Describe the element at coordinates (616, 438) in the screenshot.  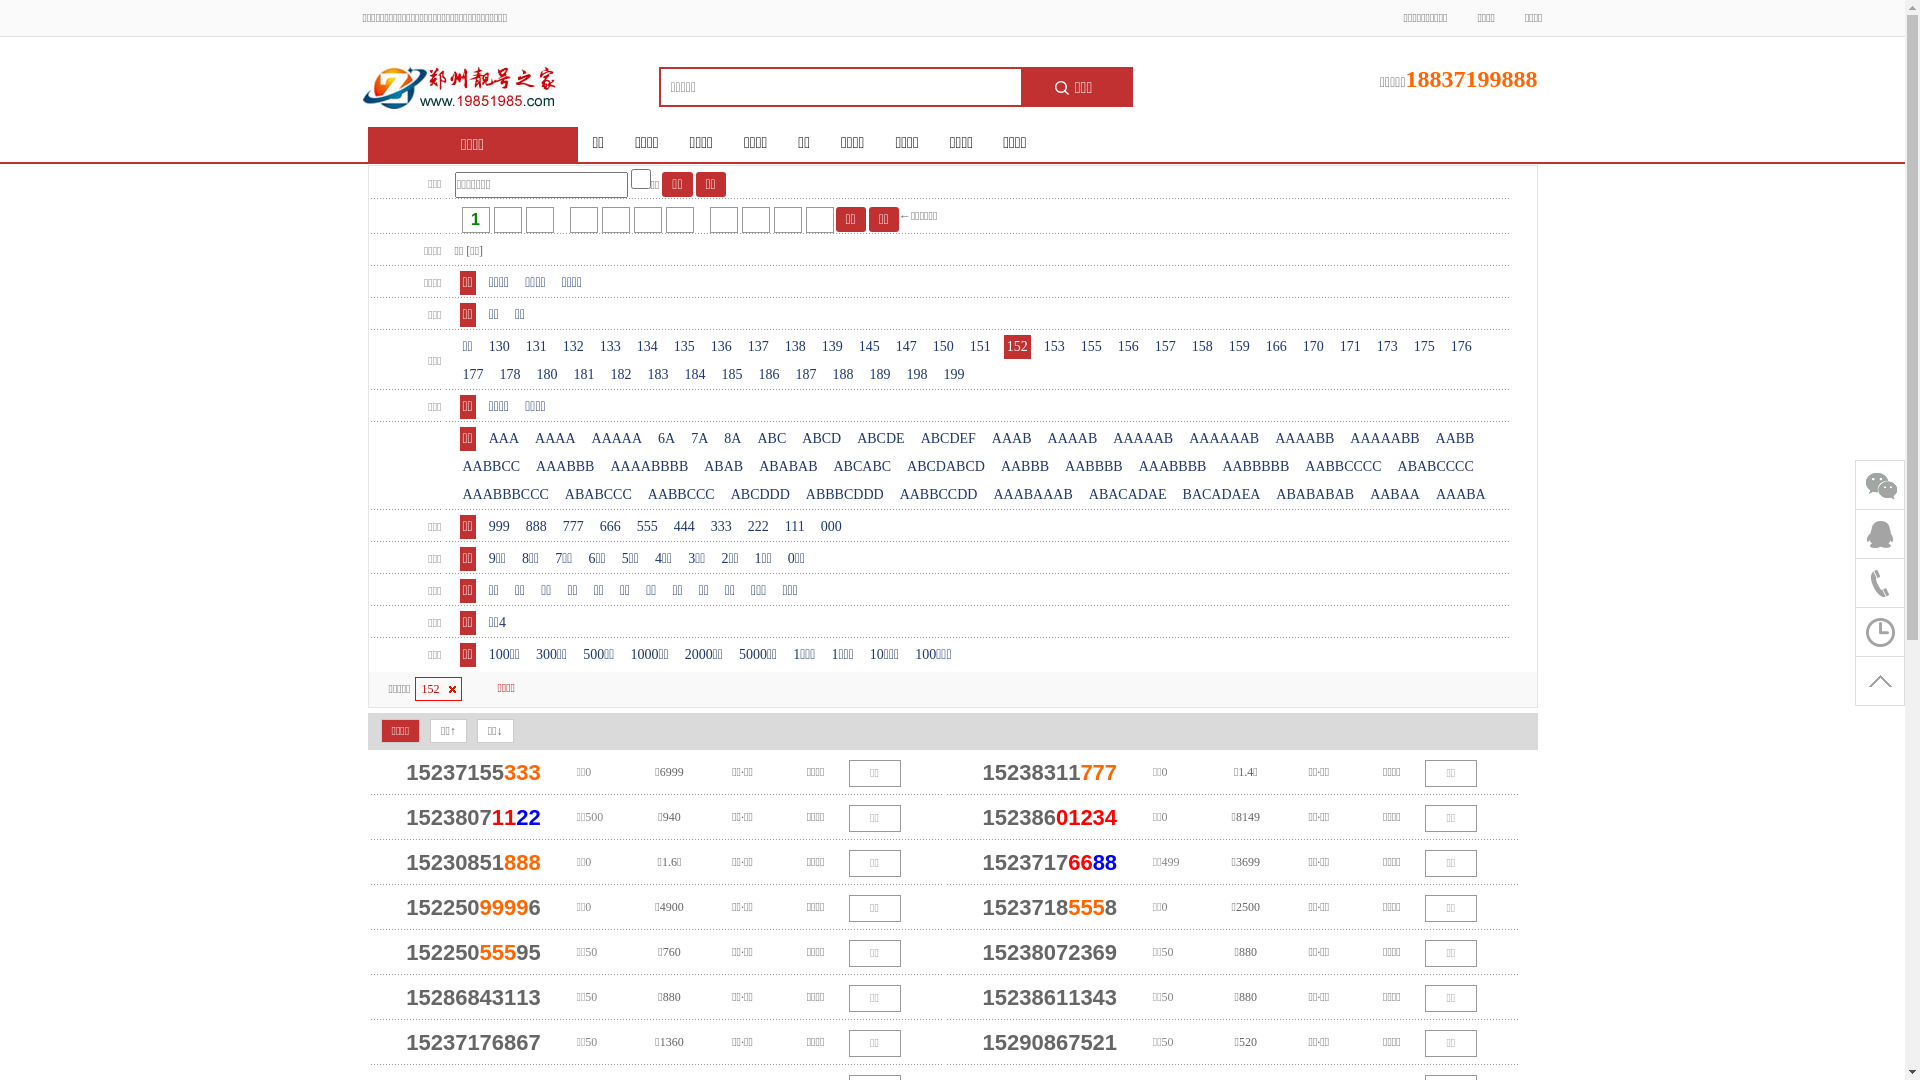
I see `'AAAAA'` at that location.